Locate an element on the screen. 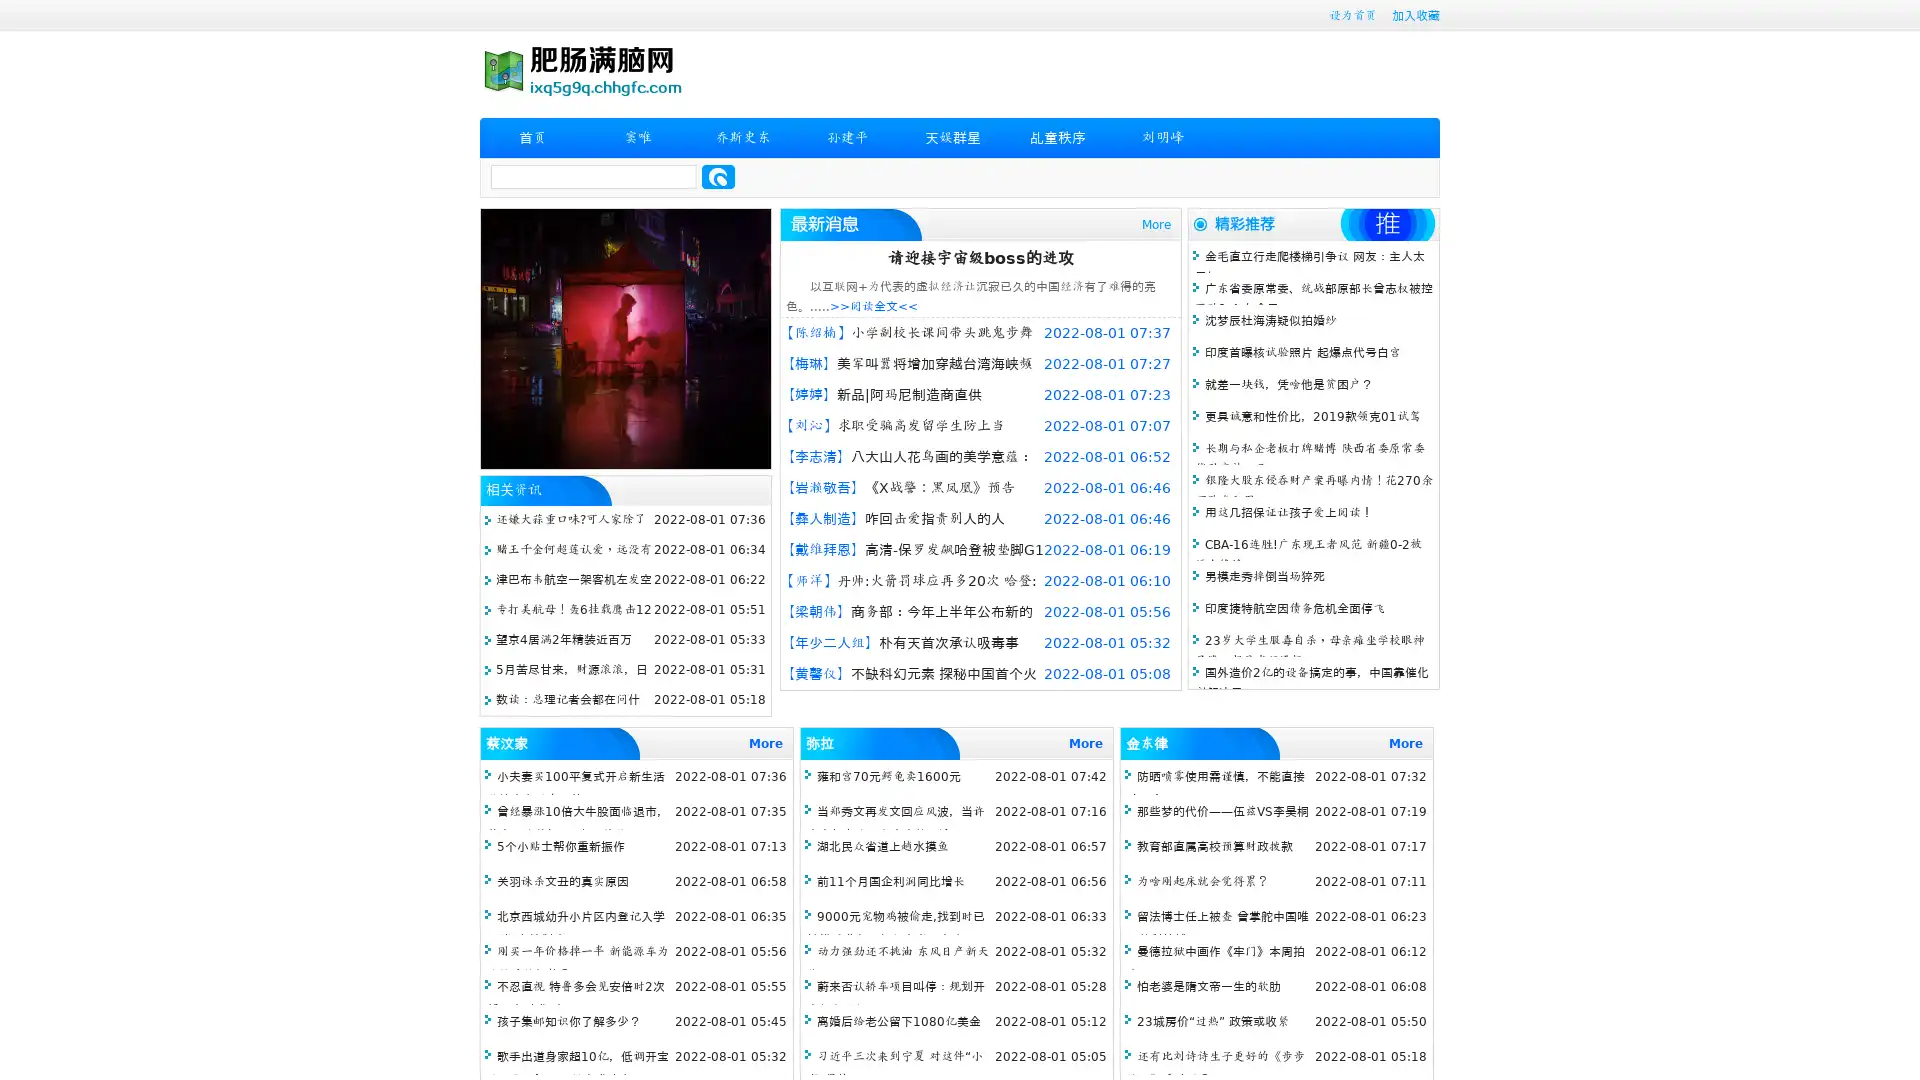 The image size is (1920, 1080). Search is located at coordinates (718, 176).